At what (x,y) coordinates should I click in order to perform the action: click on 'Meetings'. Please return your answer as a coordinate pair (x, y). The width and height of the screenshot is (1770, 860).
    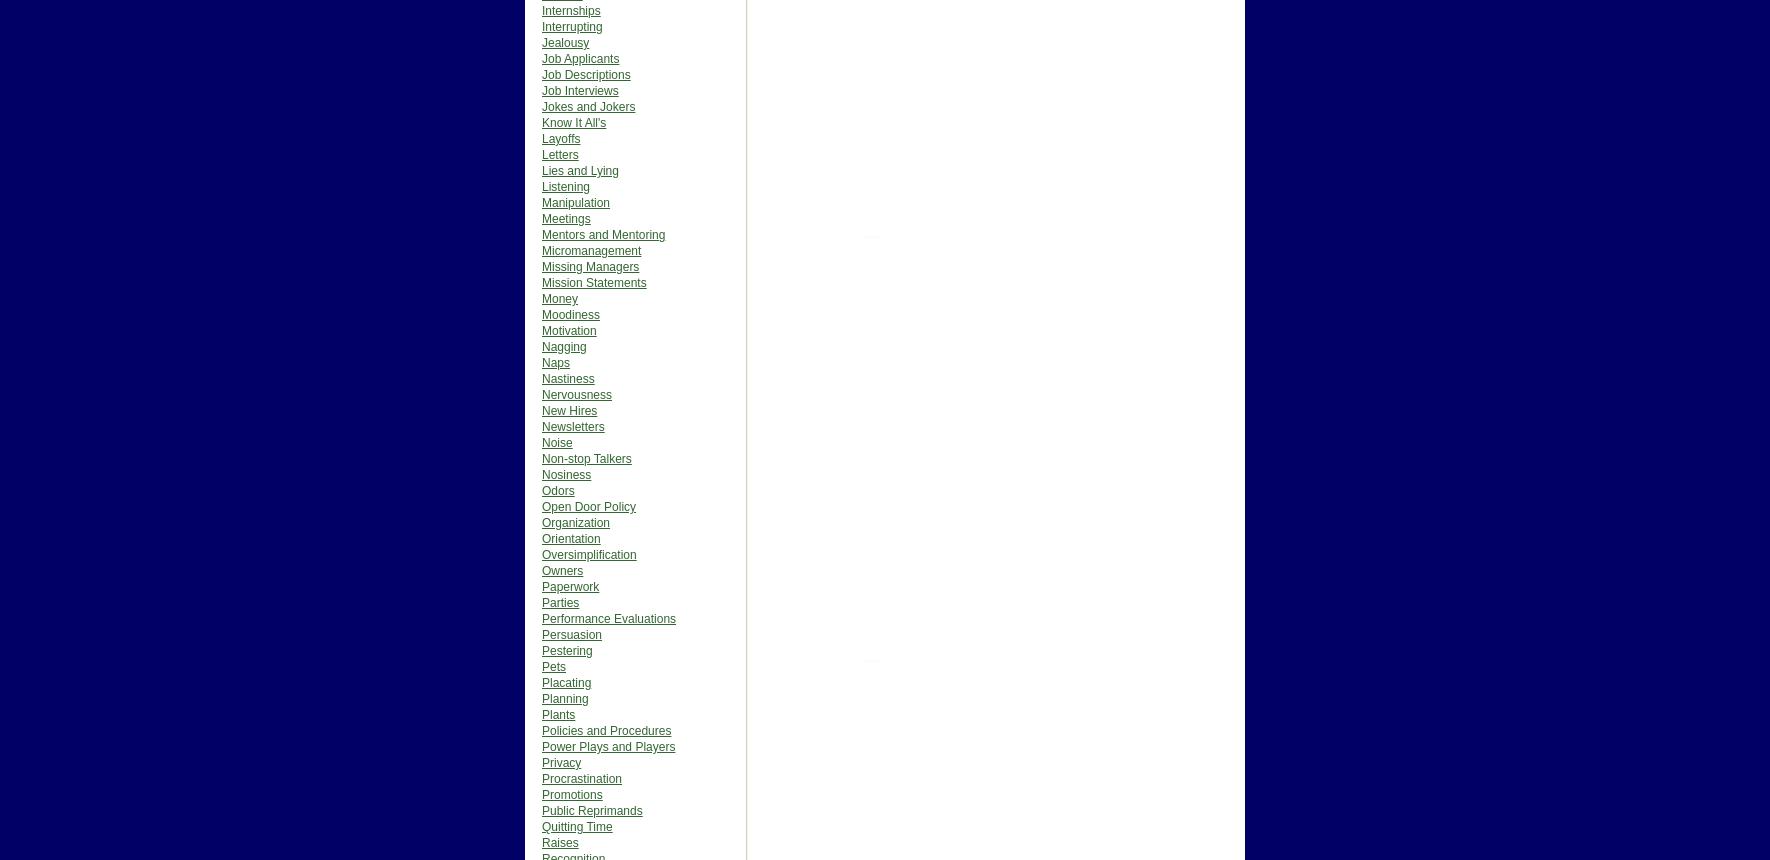
    Looking at the image, I should click on (566, 219).